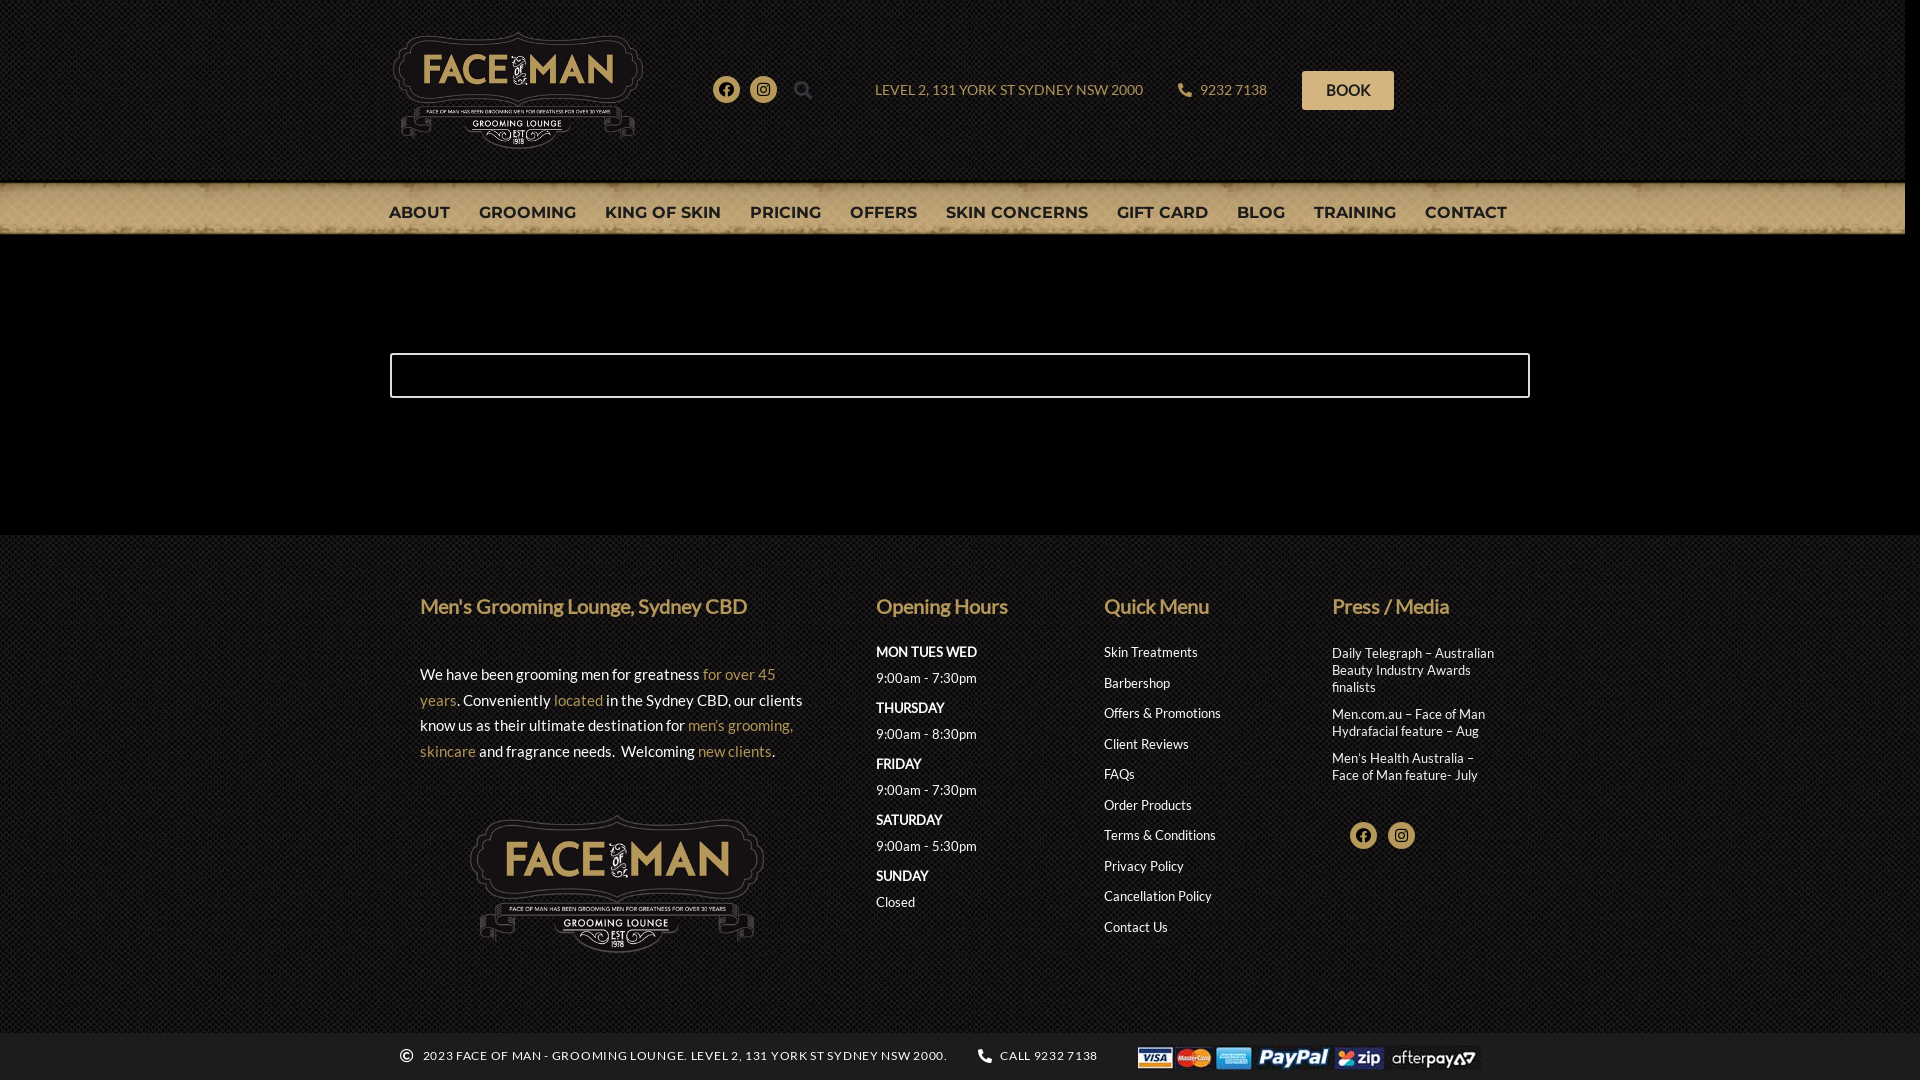 Image resolution: width=1920 pixels, height=1080 pixels. Describe the element at coordinates (1416, 212) in the screenshot. I see `'CONTACT'` at that location.